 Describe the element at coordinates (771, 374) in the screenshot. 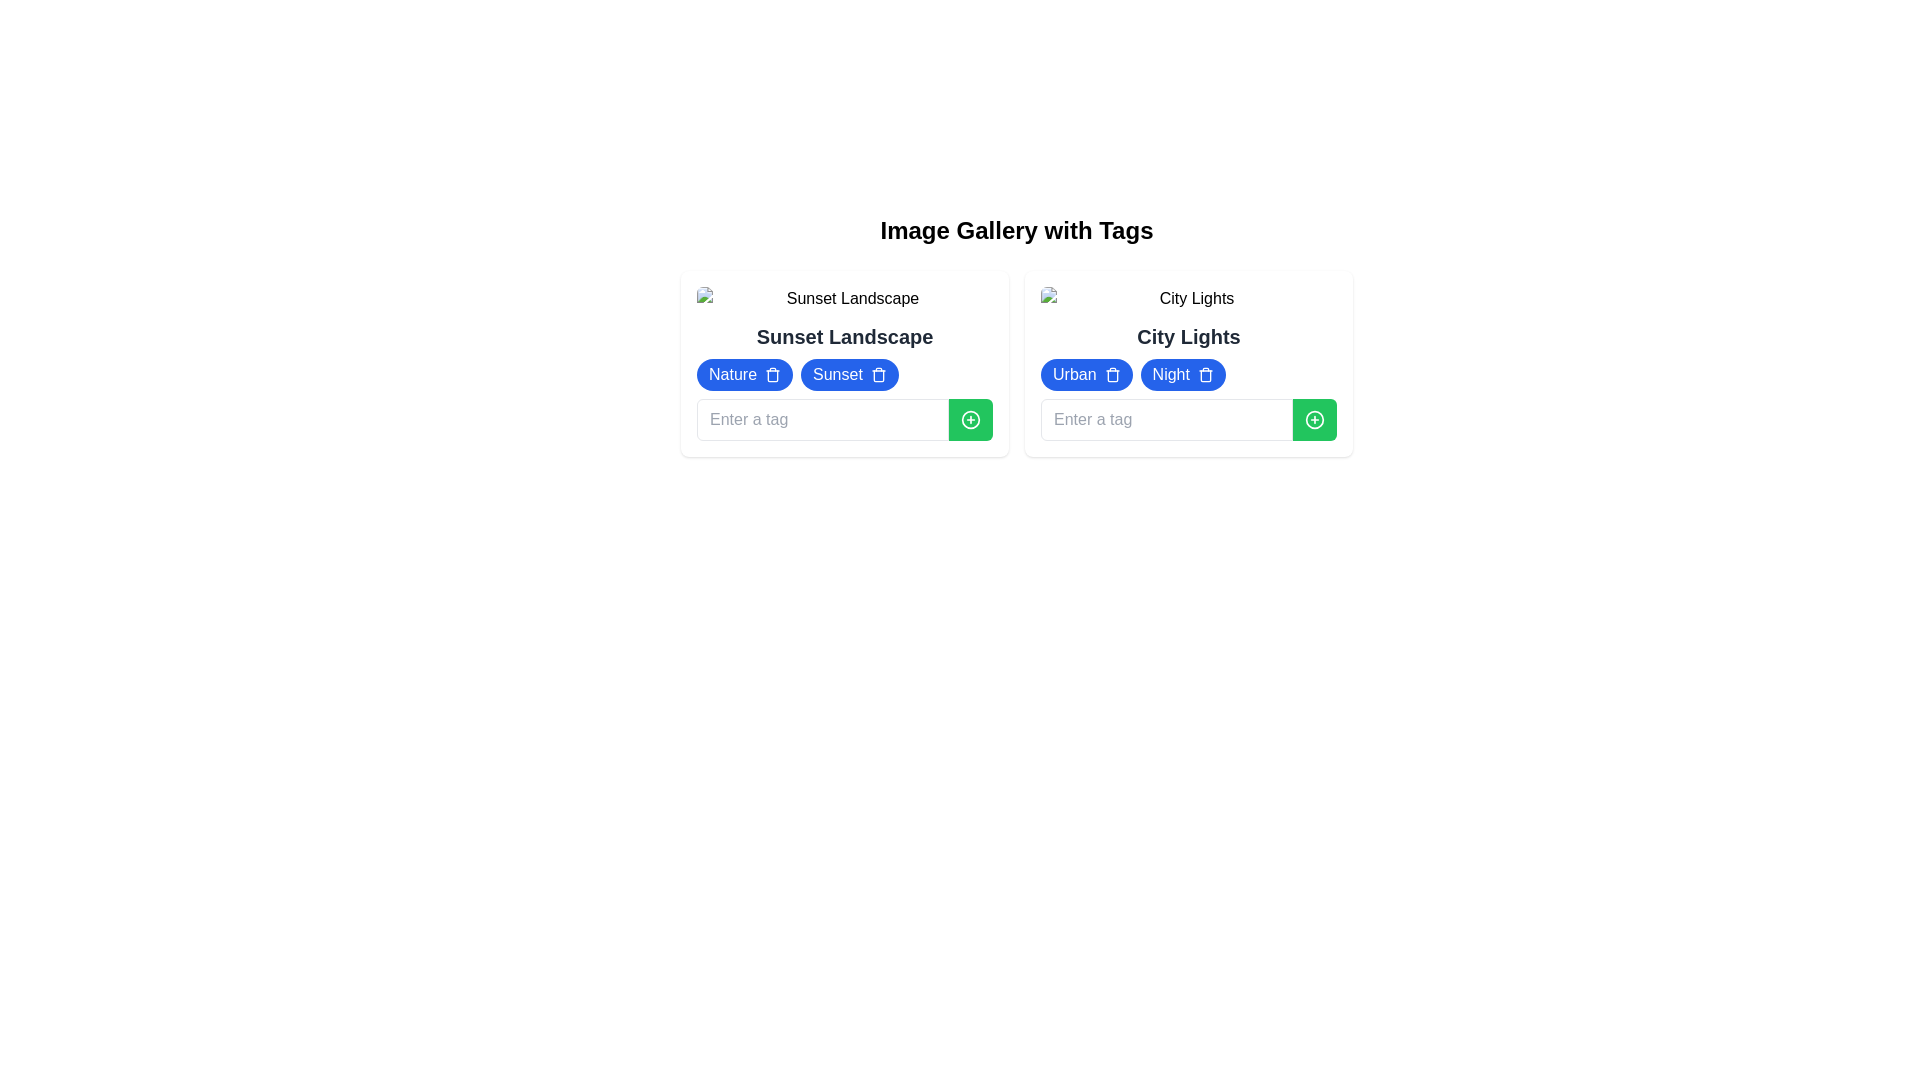

I see `the delete icon button for the 'Nature' tag located in the first card titled 'Sunset Landscape'. This button is positioned to the right of the 'Nature' label text` at that location.